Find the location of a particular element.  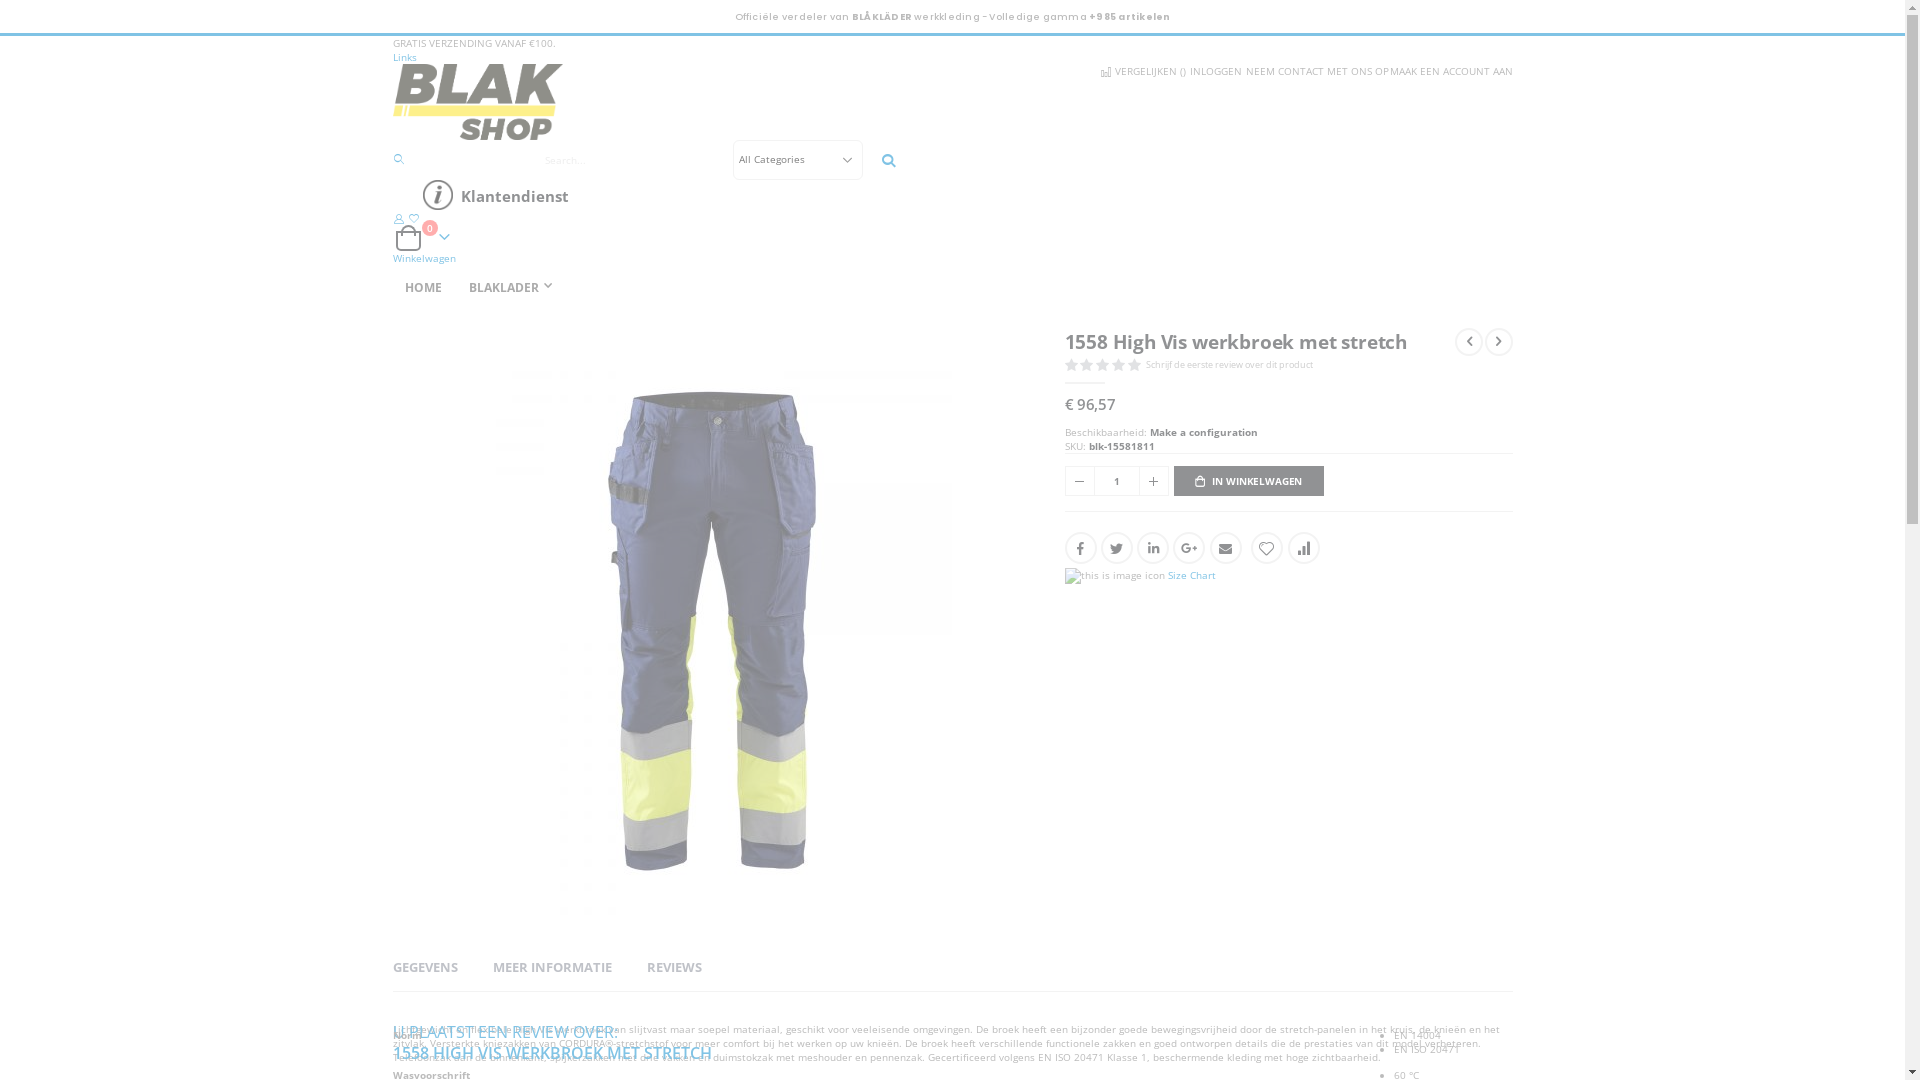

'REVIEWS' is located at coordinates (673, 966).